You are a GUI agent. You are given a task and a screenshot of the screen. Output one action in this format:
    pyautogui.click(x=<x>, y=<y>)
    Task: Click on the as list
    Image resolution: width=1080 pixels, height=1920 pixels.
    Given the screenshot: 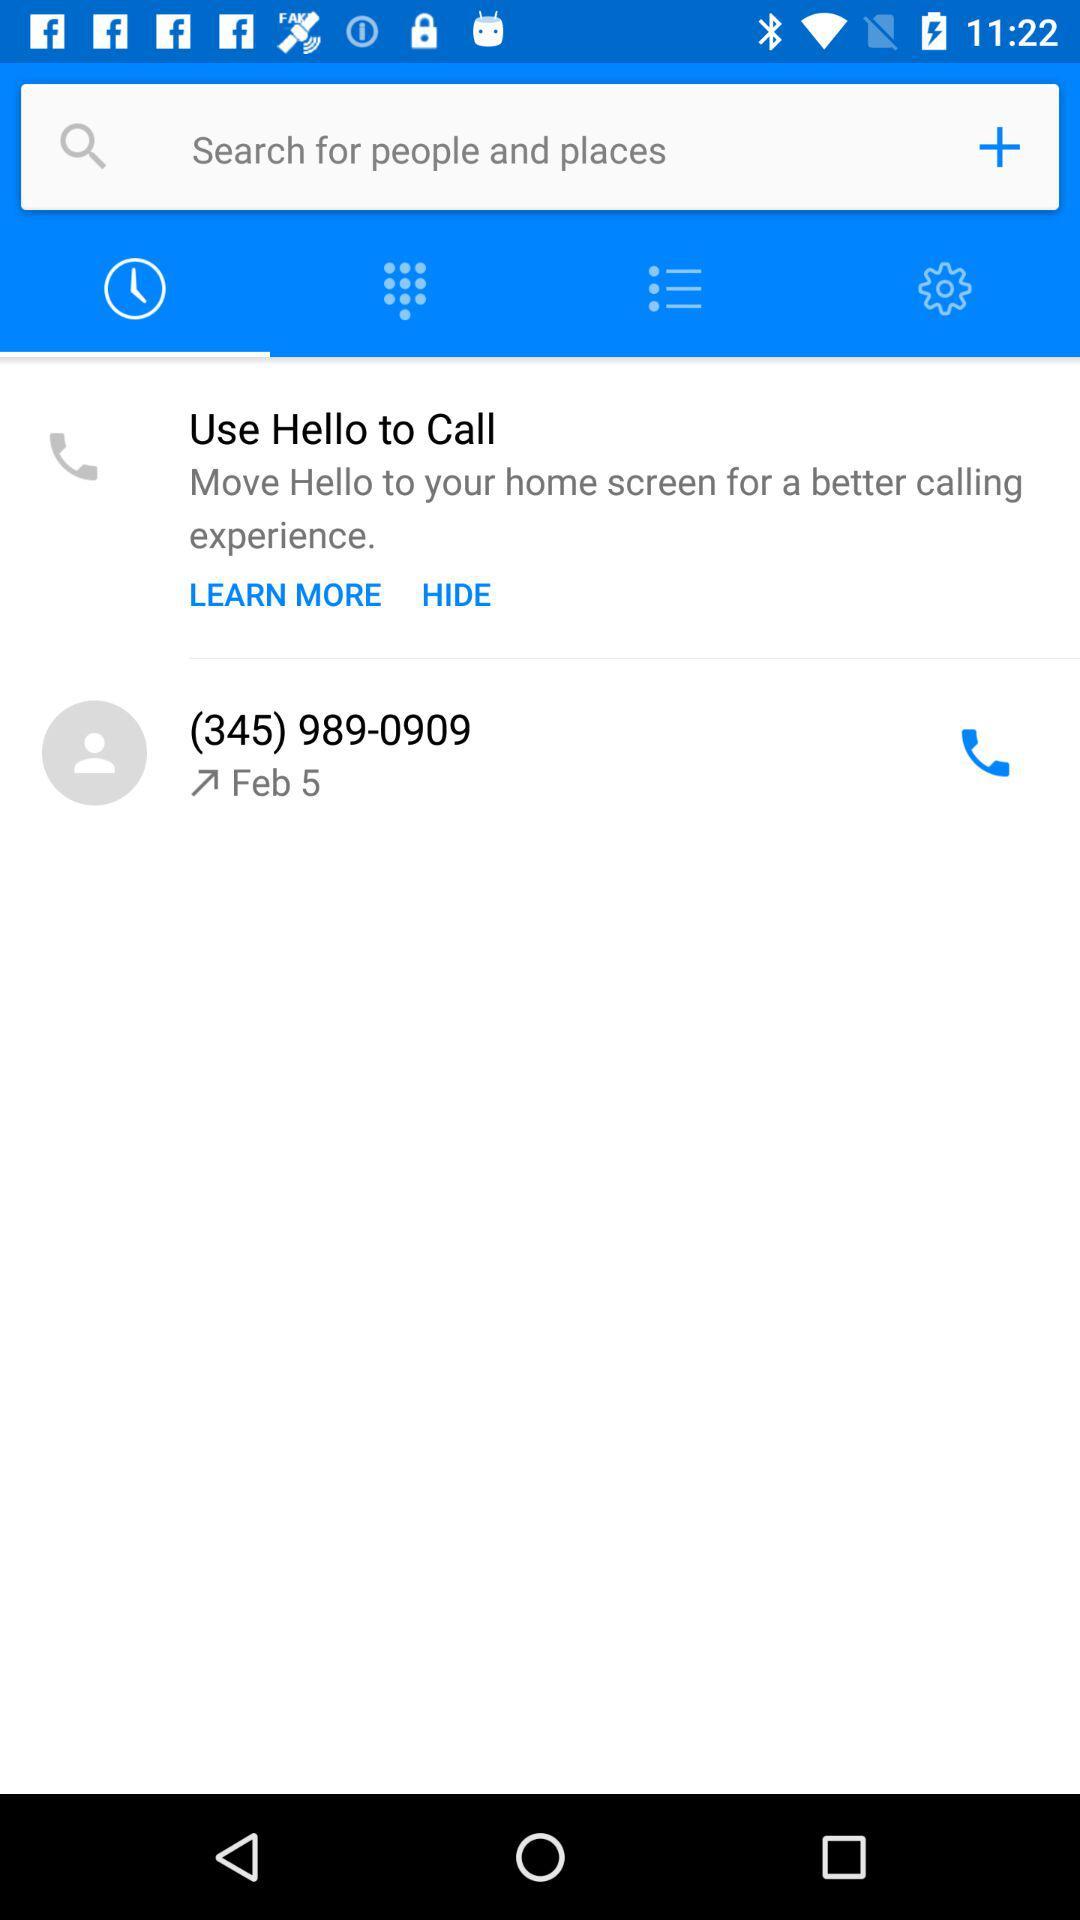 What is the action you would take?
    pyautogui.click(x=675, y=288)
    